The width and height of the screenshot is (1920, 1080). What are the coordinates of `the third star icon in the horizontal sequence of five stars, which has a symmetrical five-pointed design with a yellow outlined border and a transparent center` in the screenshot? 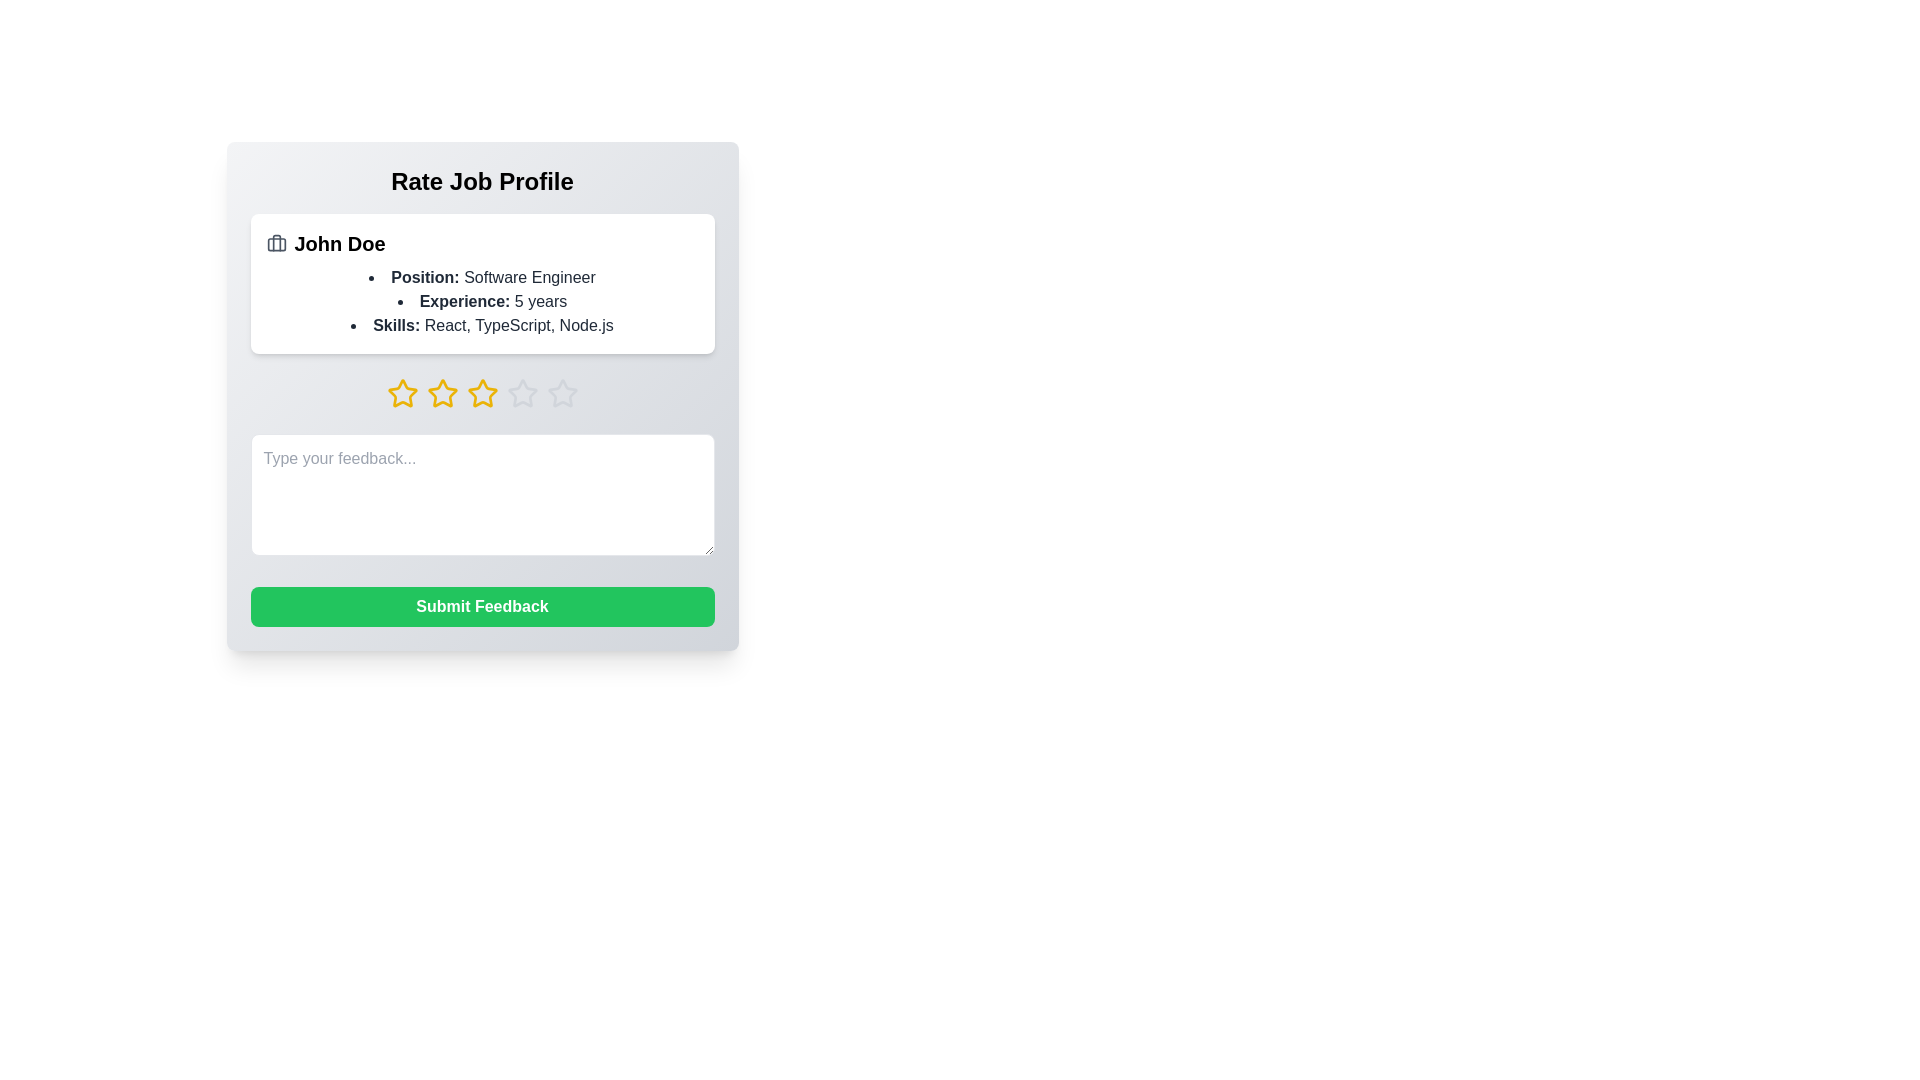 It's located at (482, 393).